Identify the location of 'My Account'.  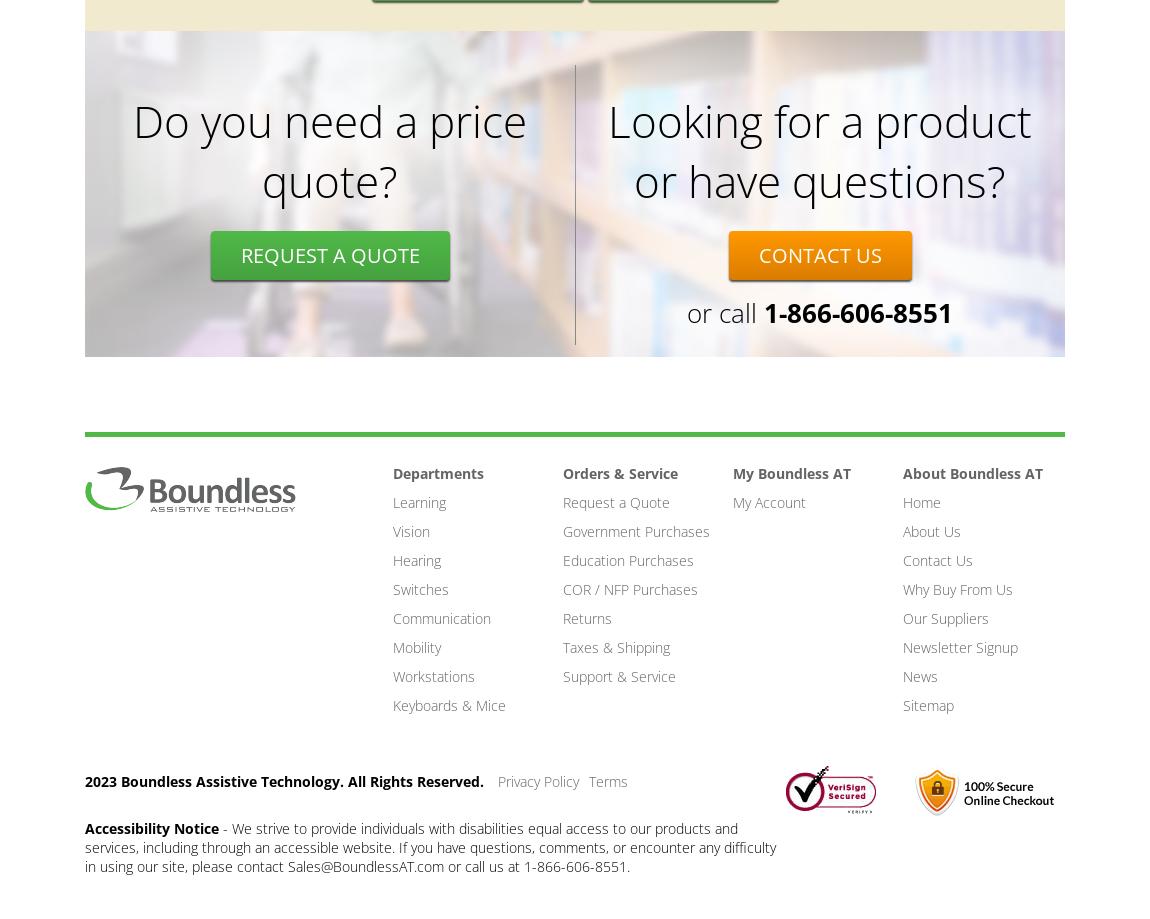
(768, 501).